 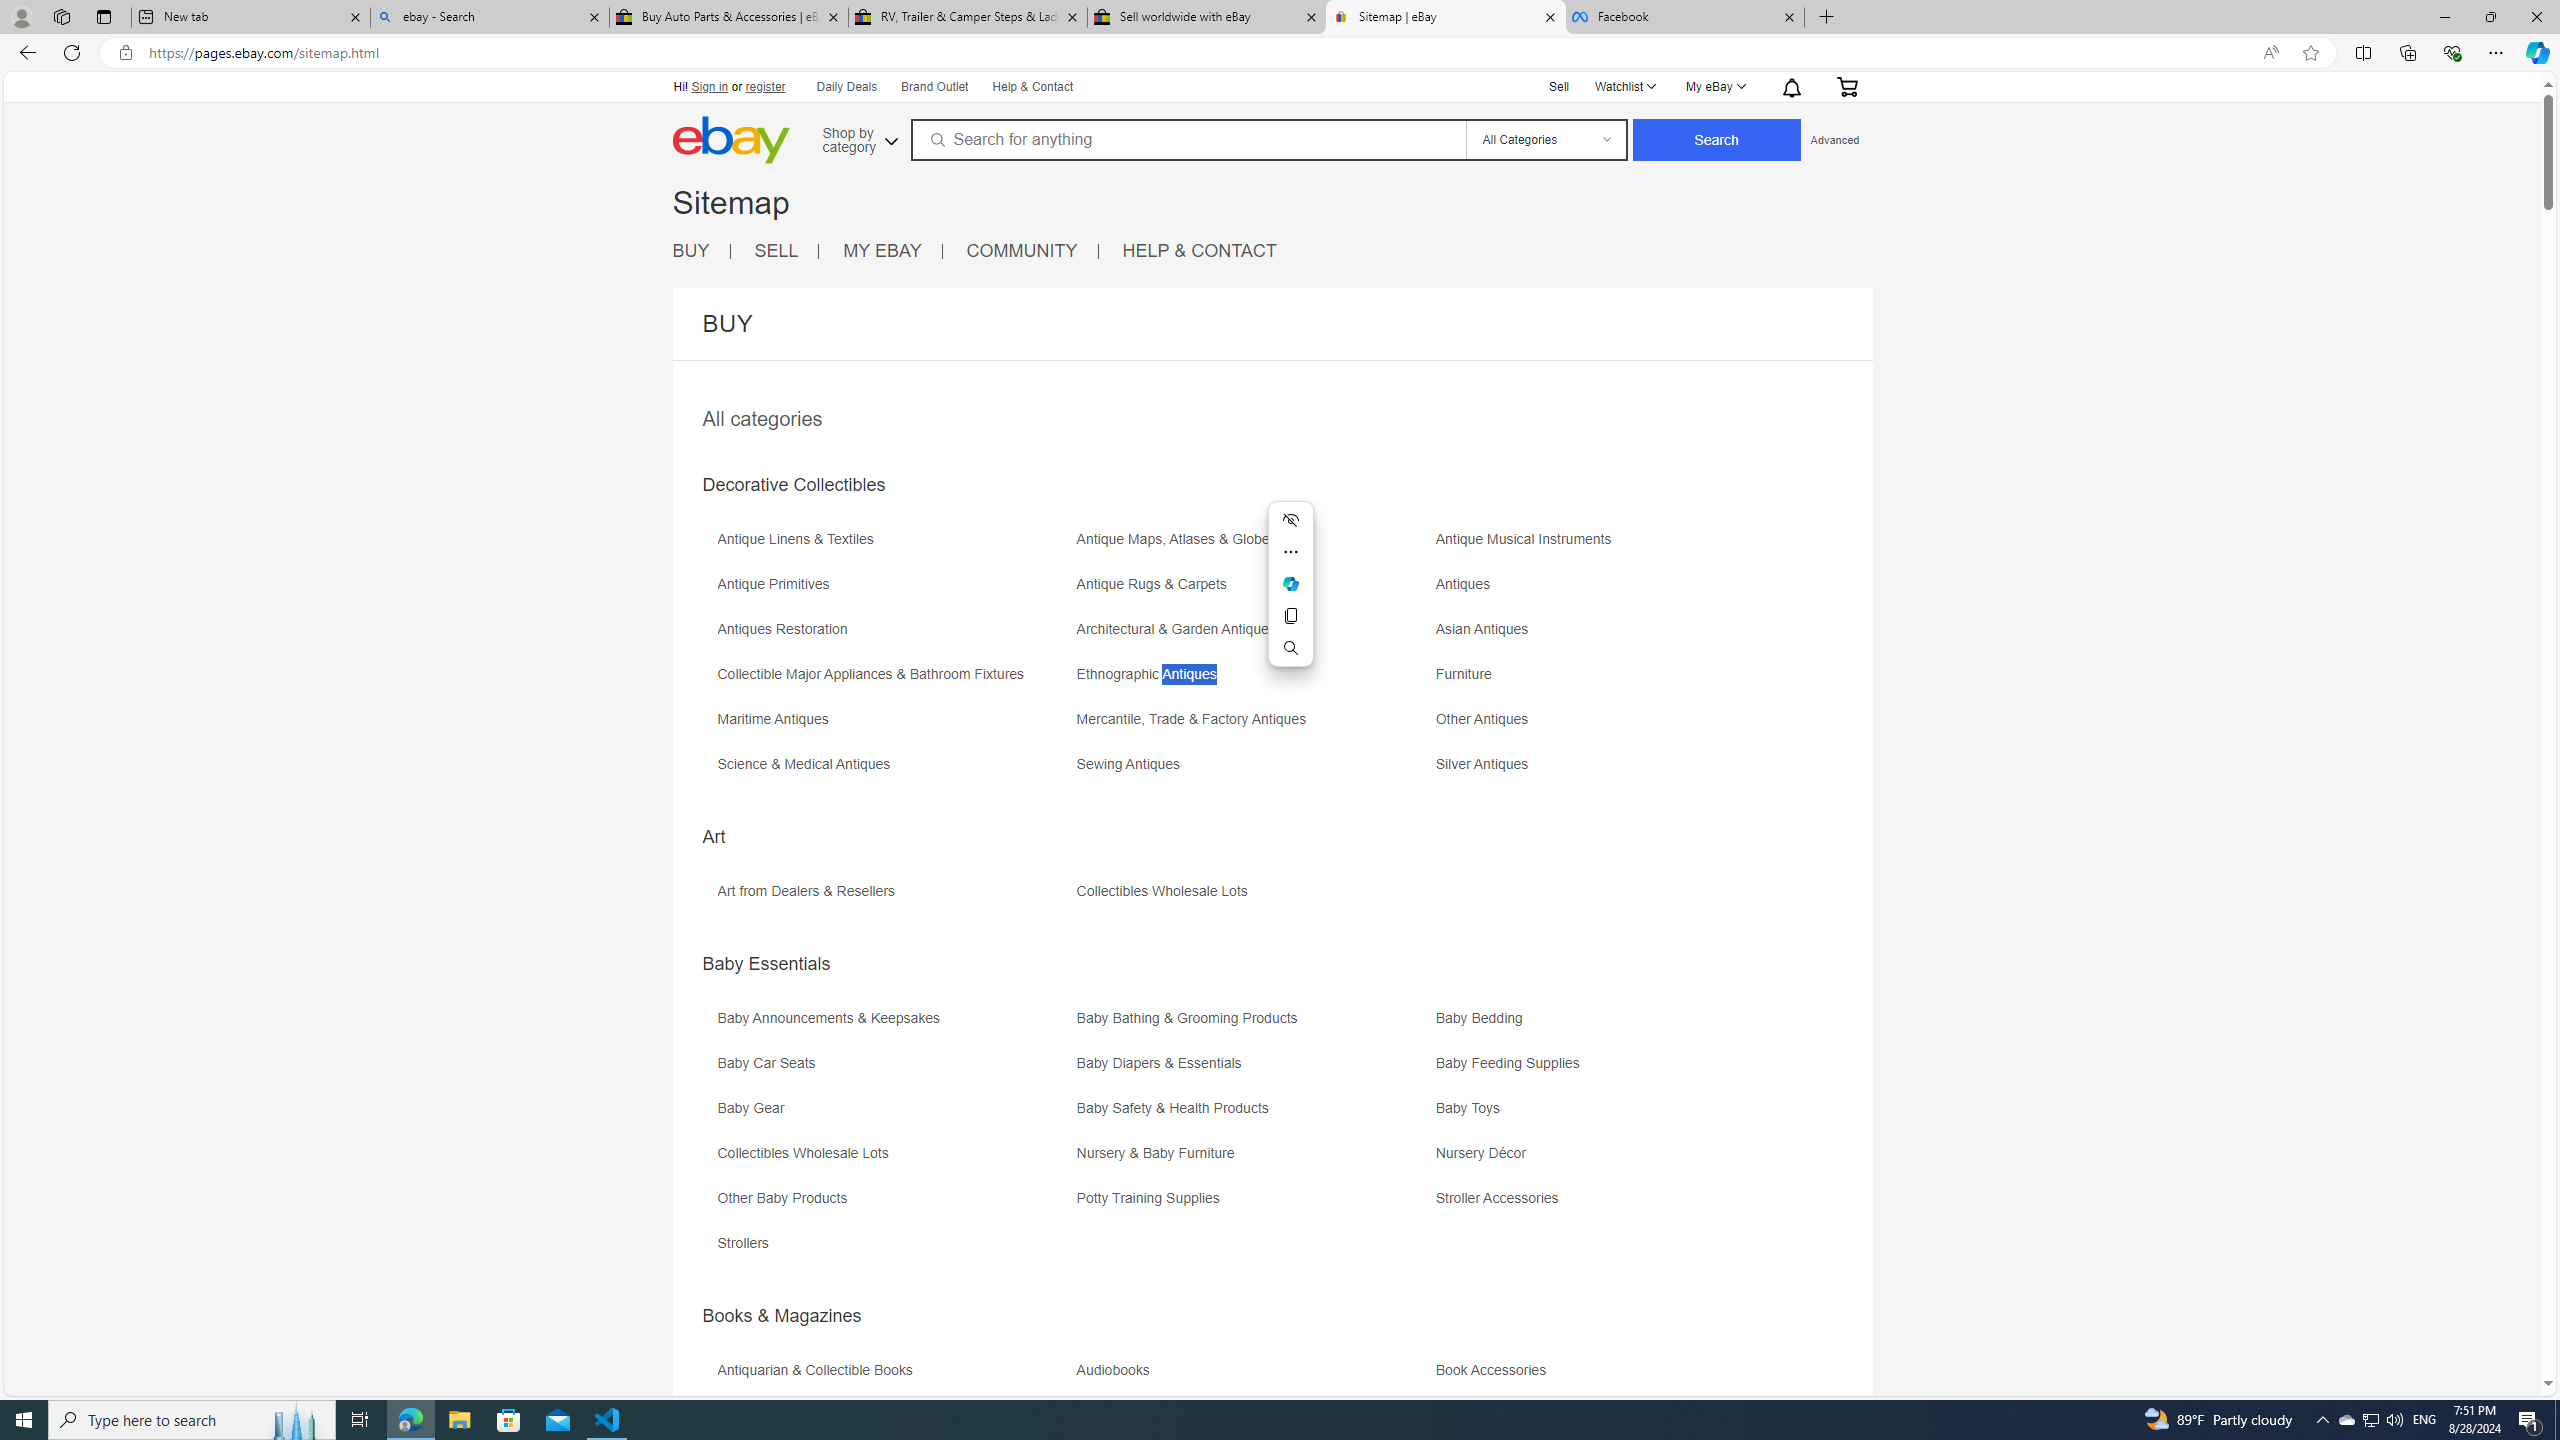 I want to click on 'Help & Contact', so click(x=1034, y=87).